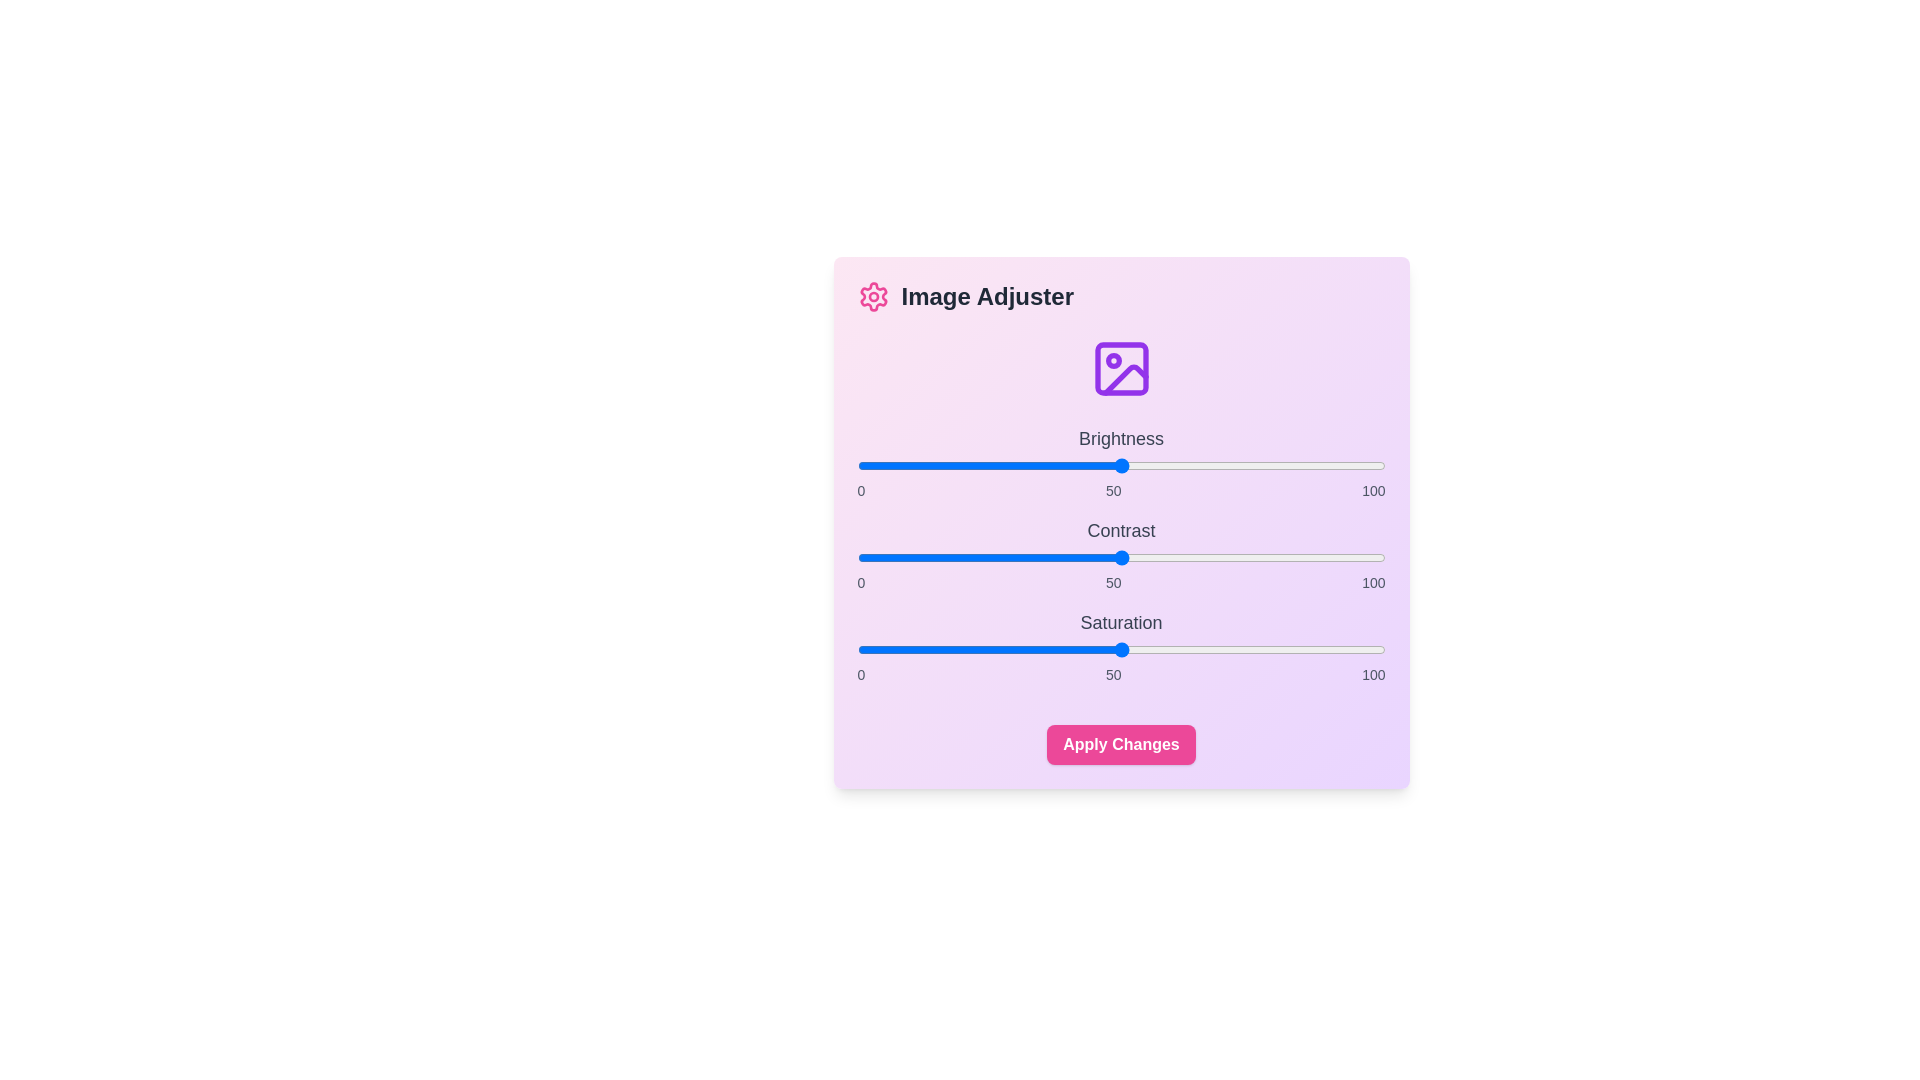  What do you see at coordinates (1300, 466) in the screenshot?
I see `the brightness slider to 84 value` at bounding box center [1300, 466].